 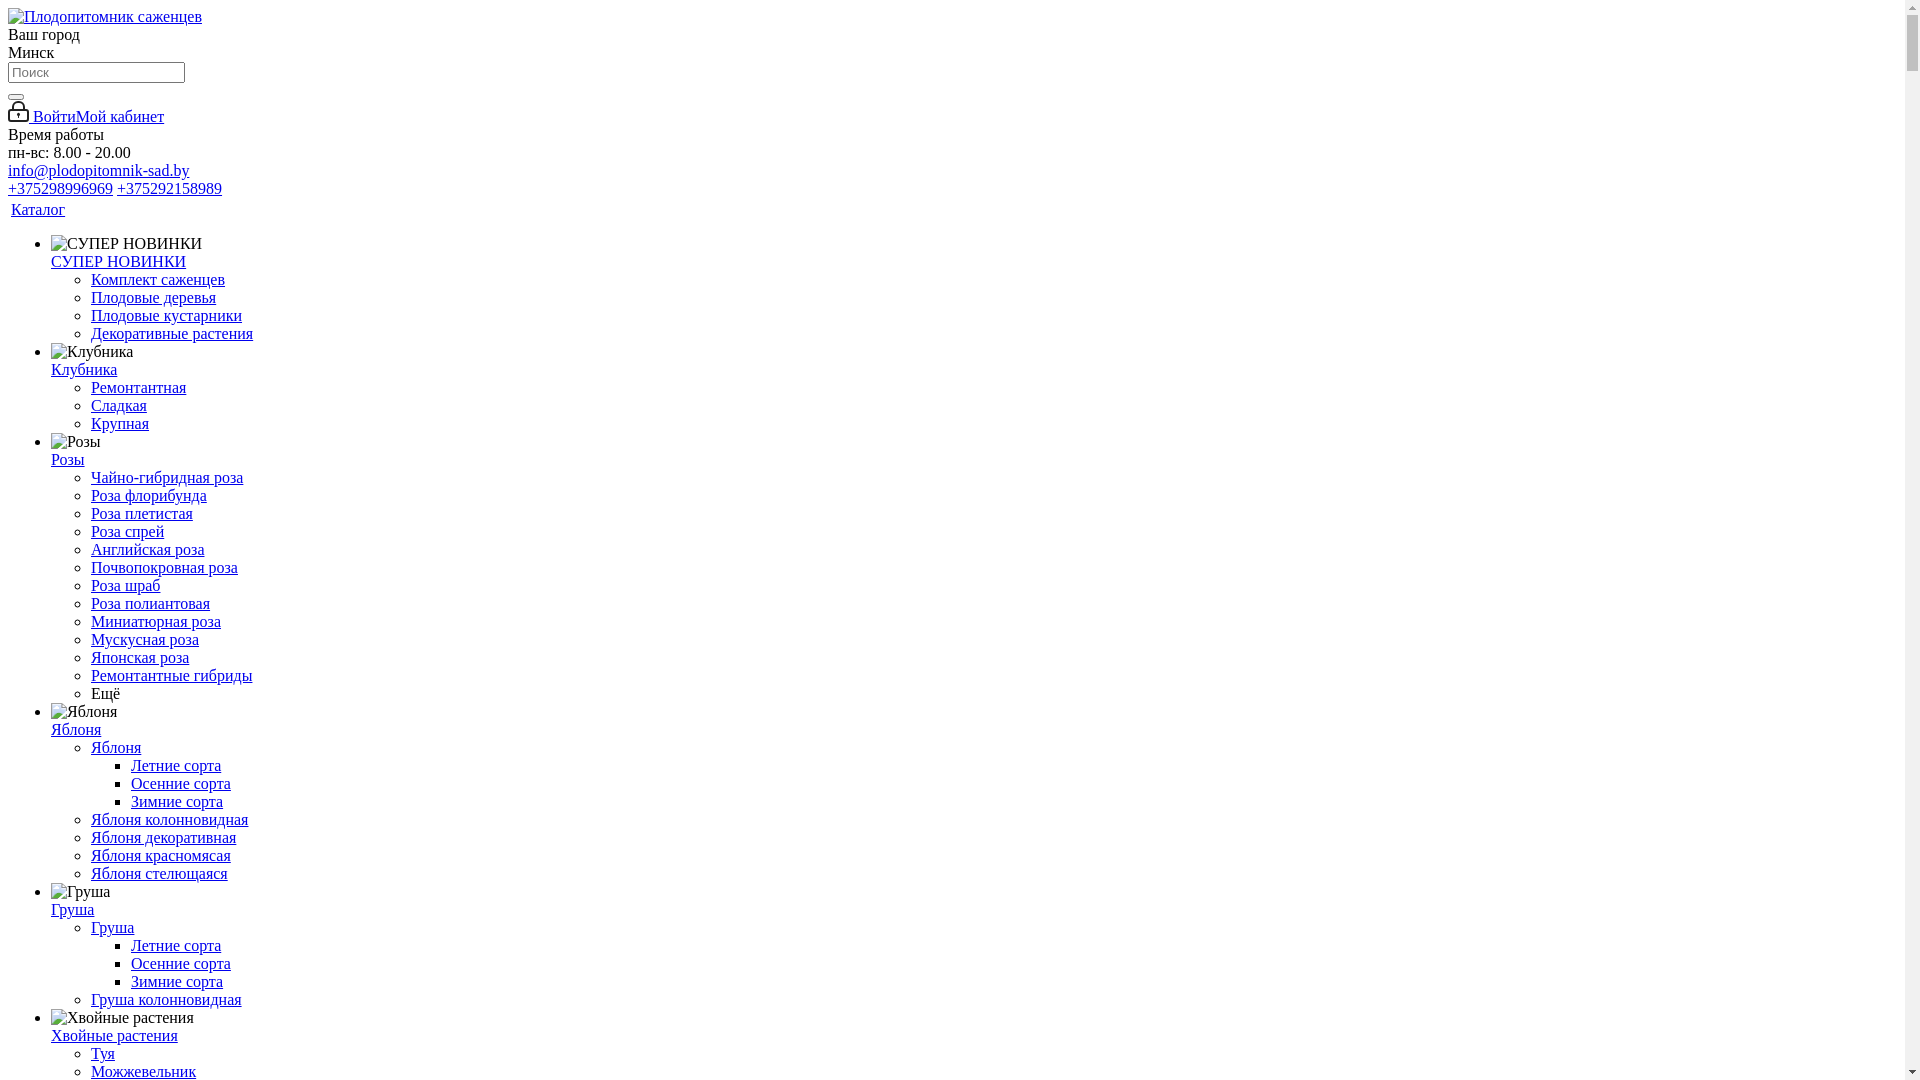 What do you see at coordinates (60, 188) in the screenshot?
I see `'+375298996969'` at bounding box center [60, 188].